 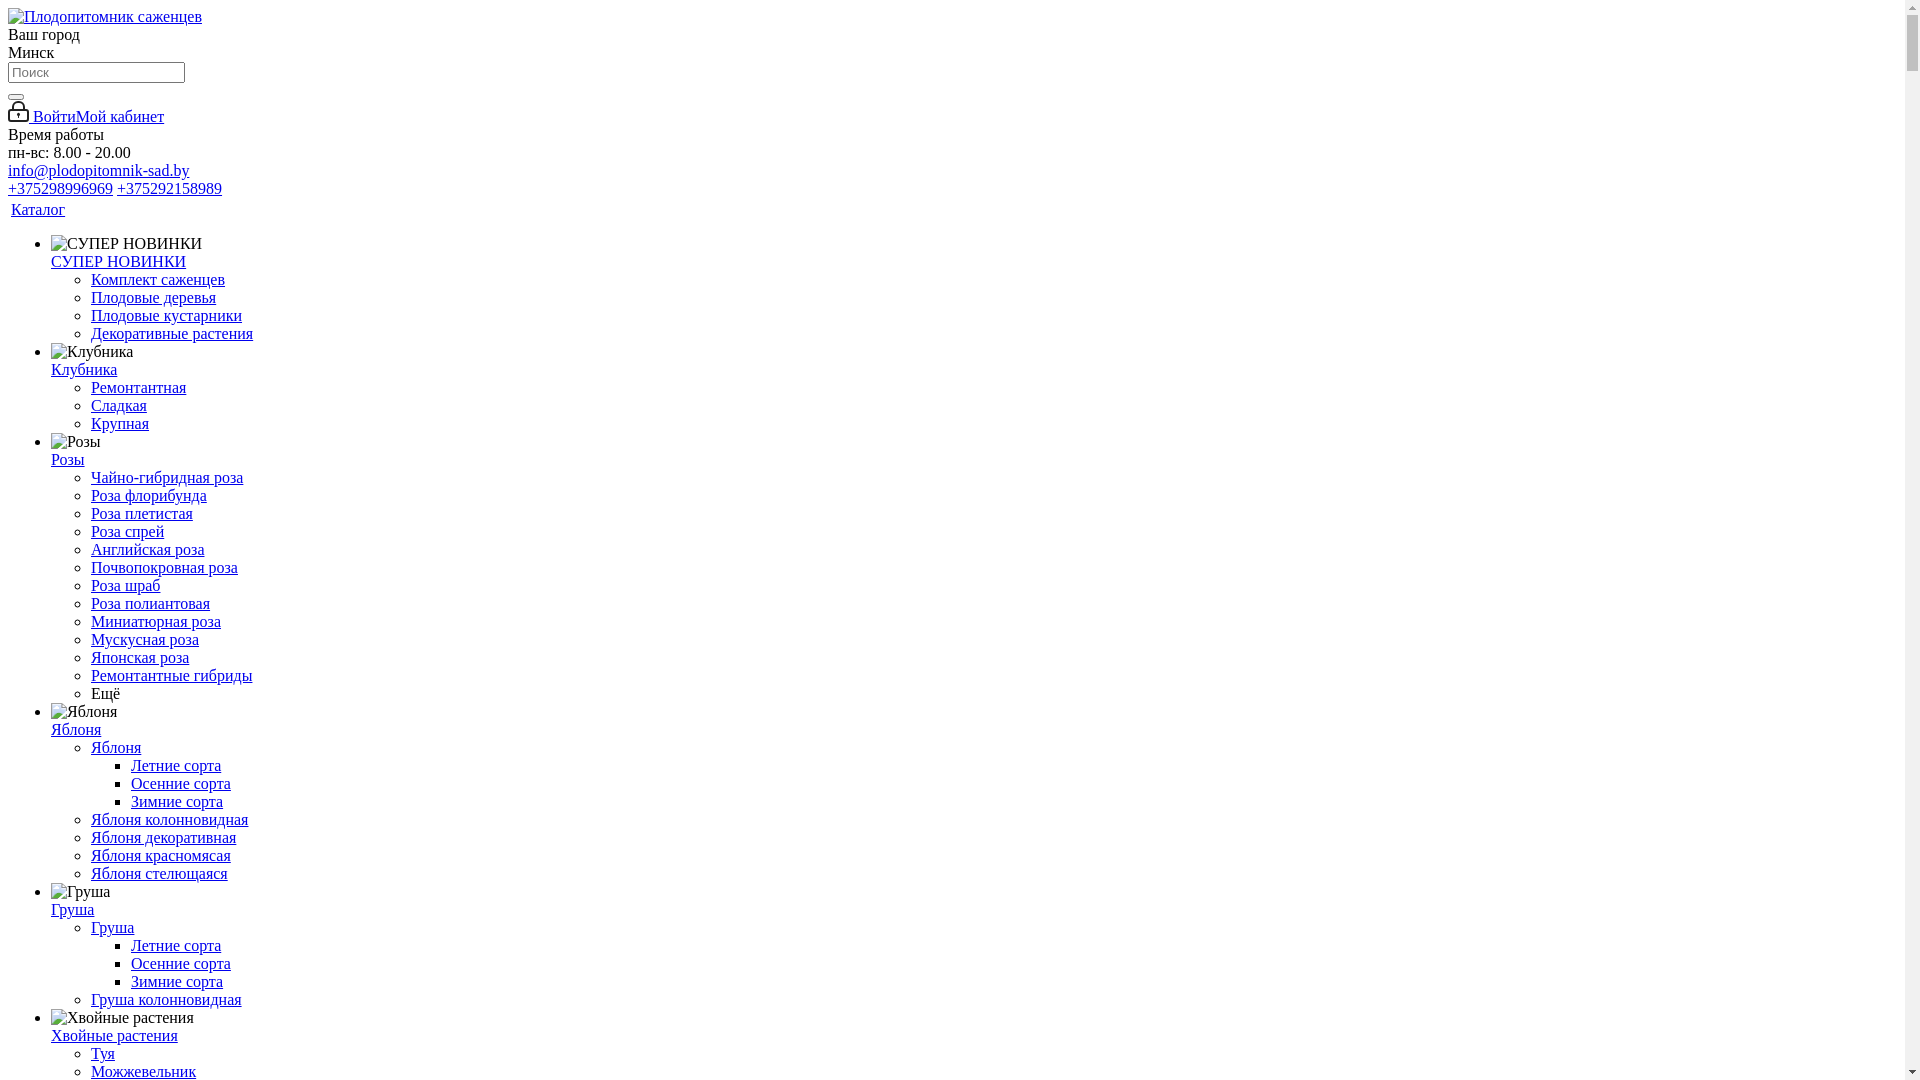 What do you see at coordinates (60, 188) in the screenshot?
I see `'+375298996969'` at bounding box center [60, 188].